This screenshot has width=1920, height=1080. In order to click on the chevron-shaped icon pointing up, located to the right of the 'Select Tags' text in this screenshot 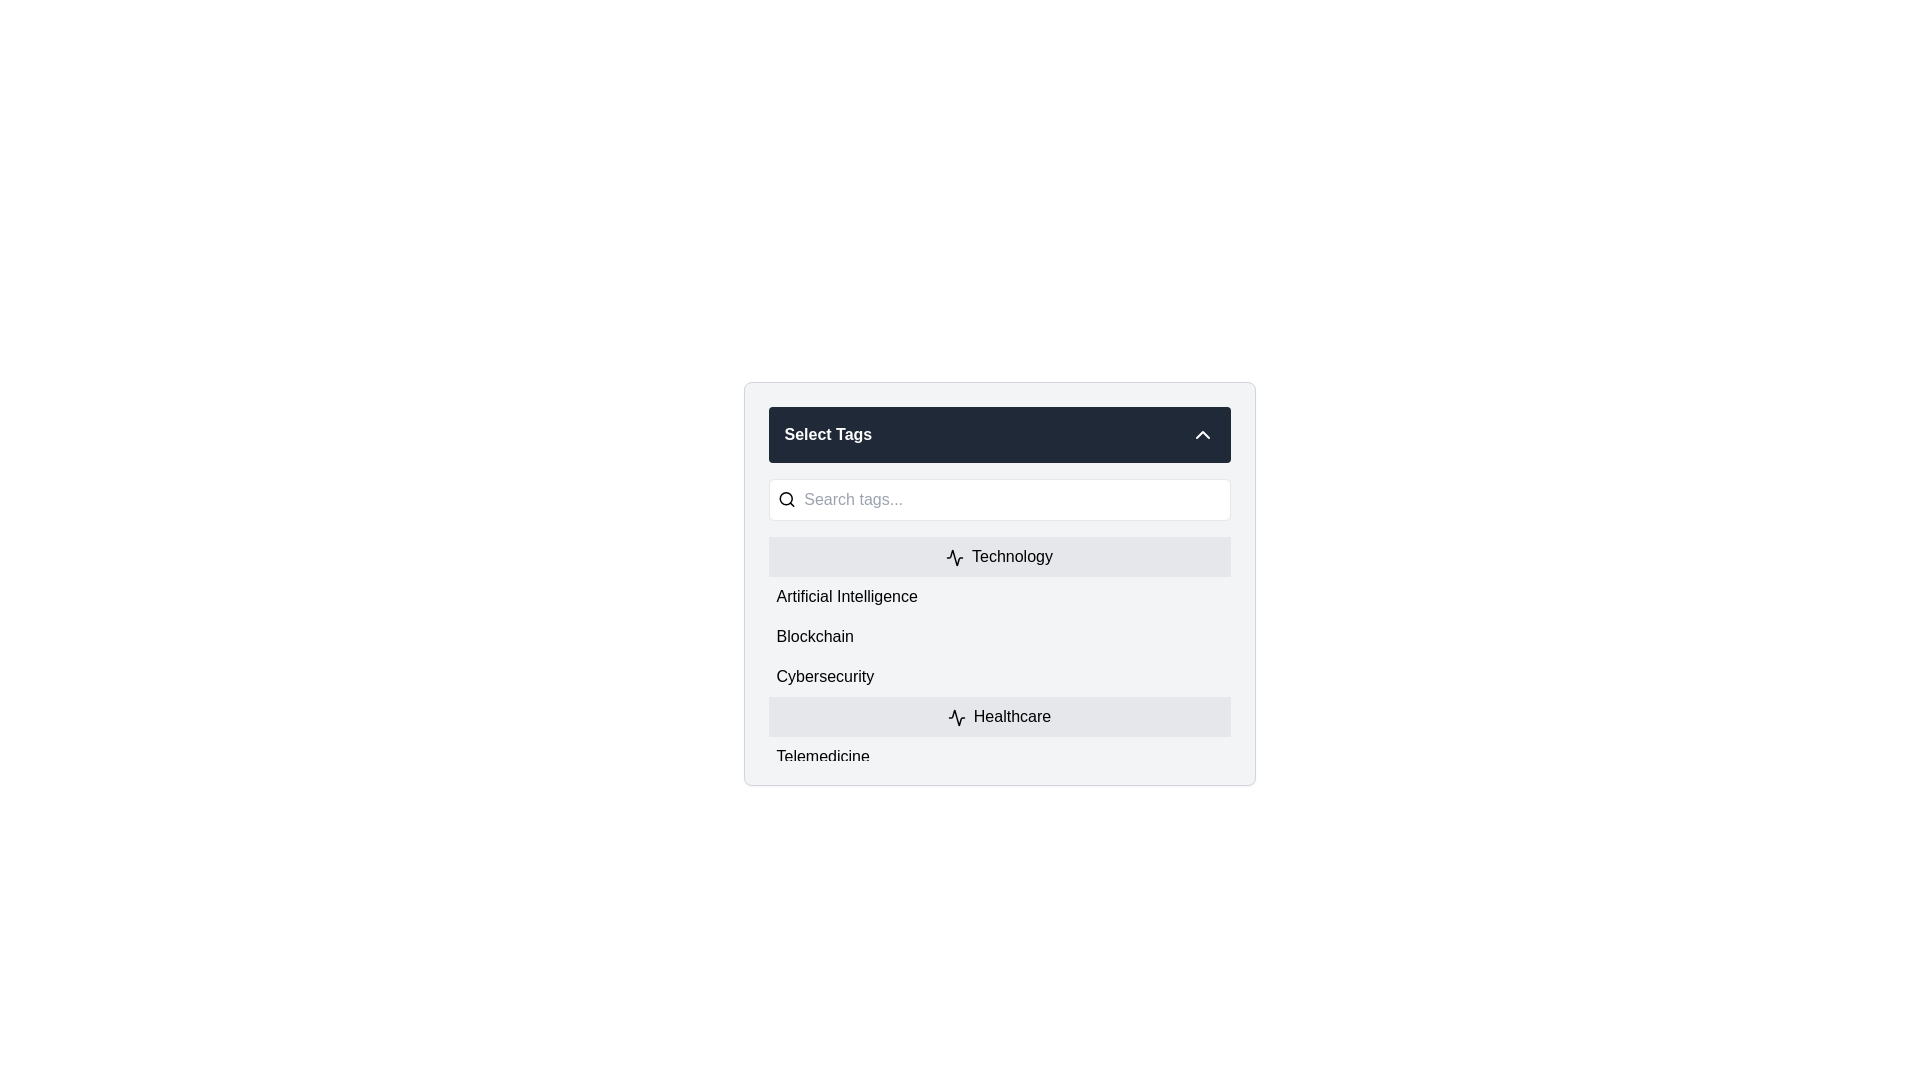, I will do `click(1201, 434)`.